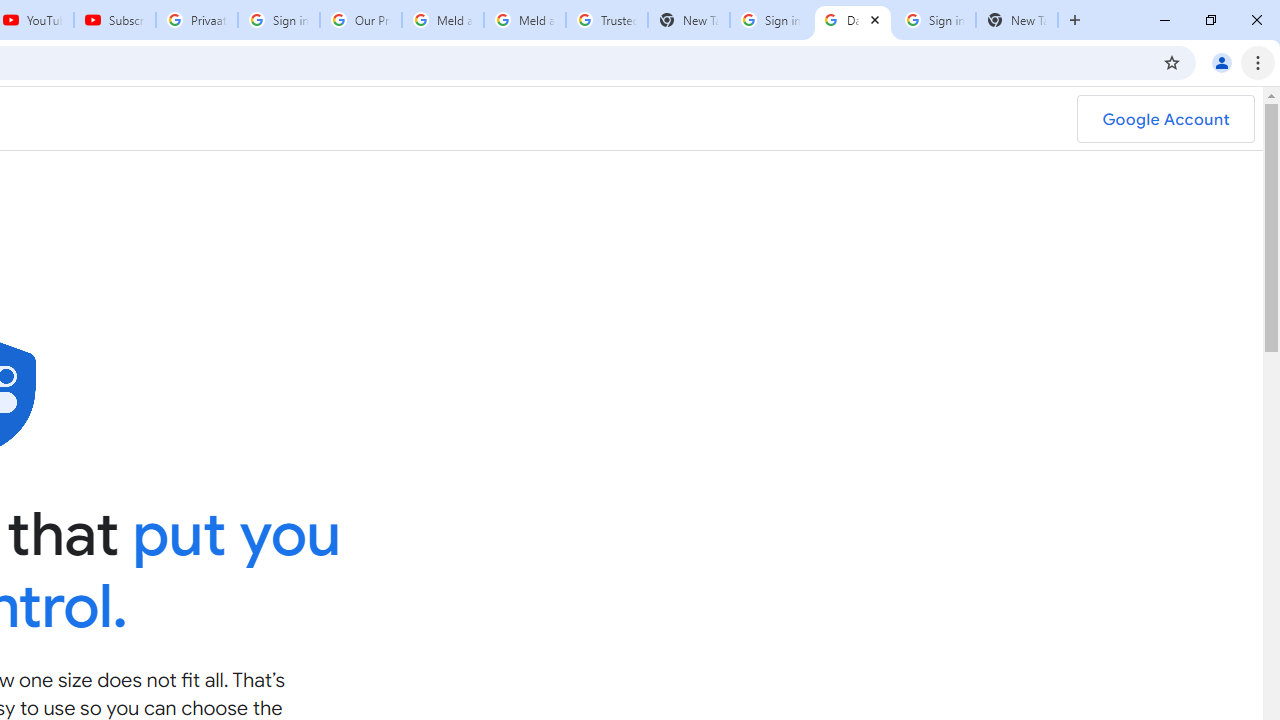  Describe the element at coordinates (605, 20) in the screenshot. I see `'Trusted Information and Content - Google Safety Center'` at that location.